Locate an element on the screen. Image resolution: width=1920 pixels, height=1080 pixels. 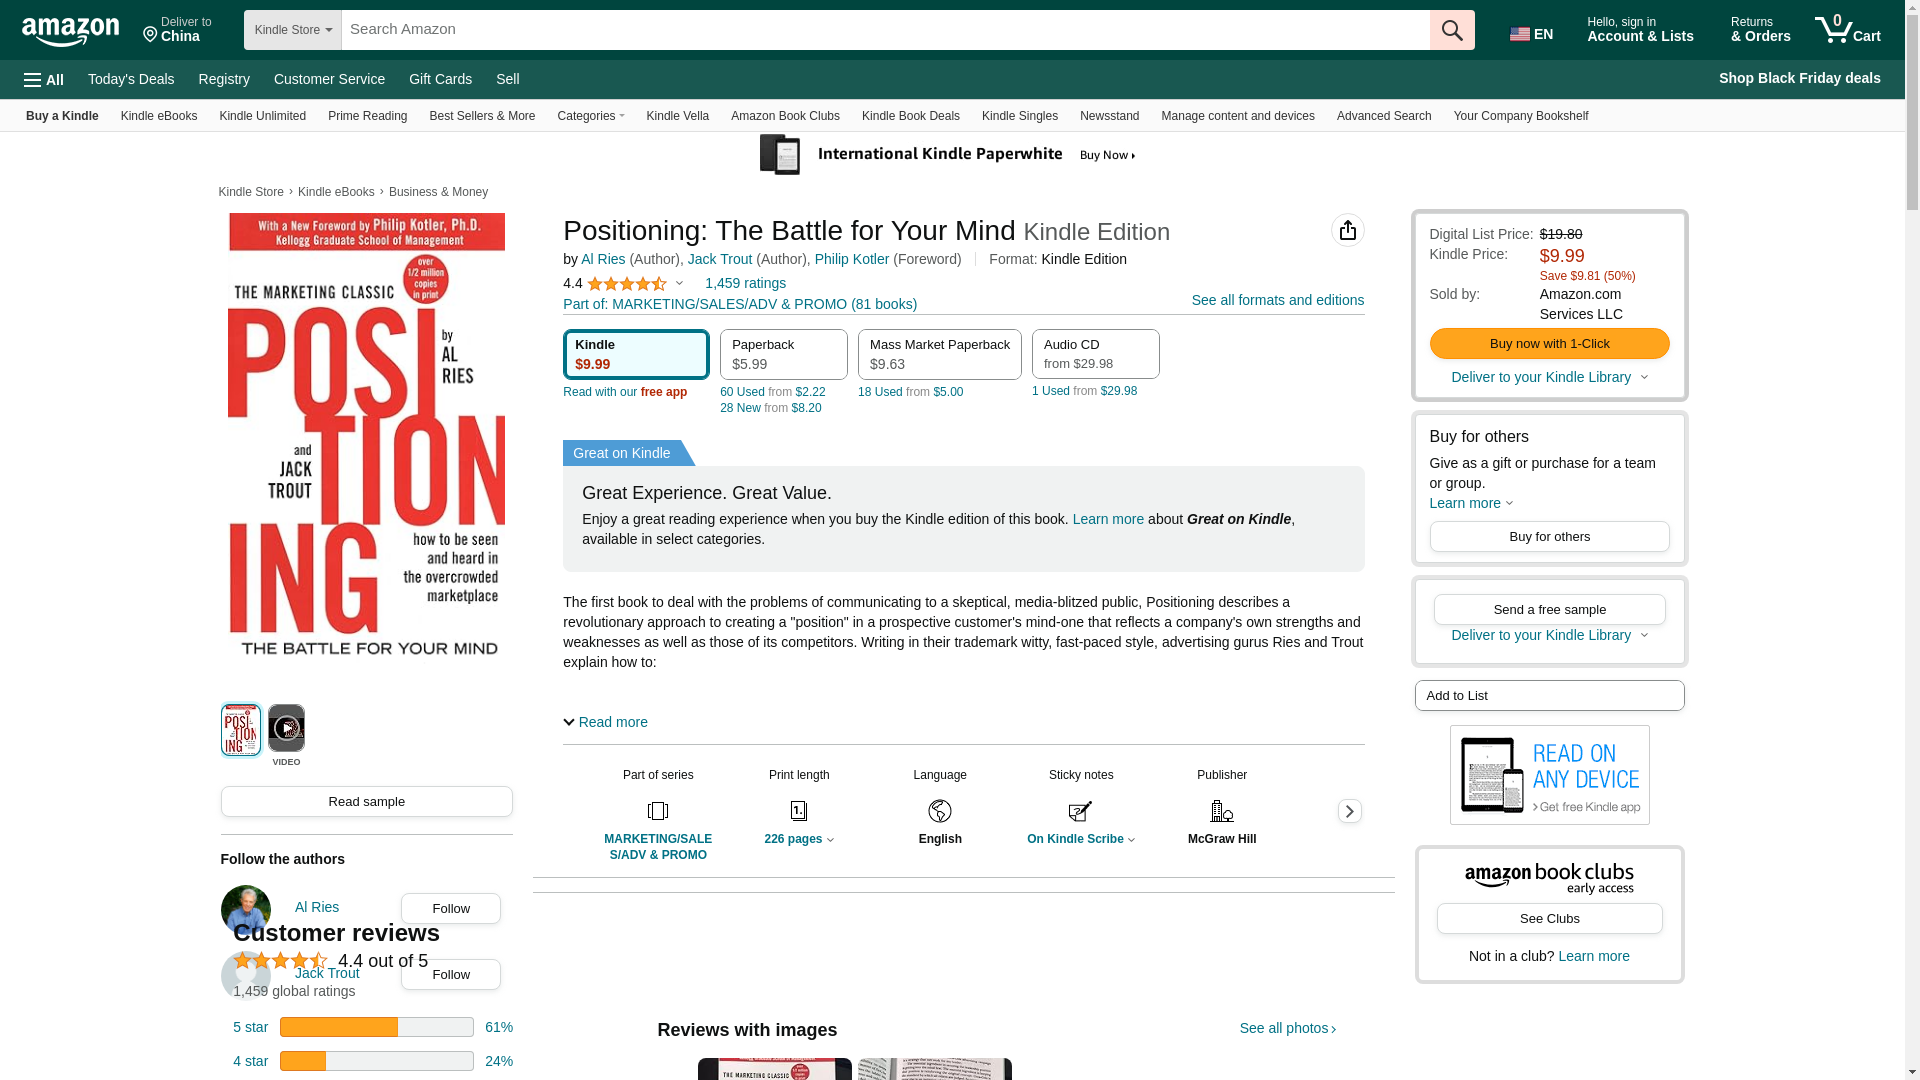
'Manage content and devices' is located at coordinates (1237, 115).